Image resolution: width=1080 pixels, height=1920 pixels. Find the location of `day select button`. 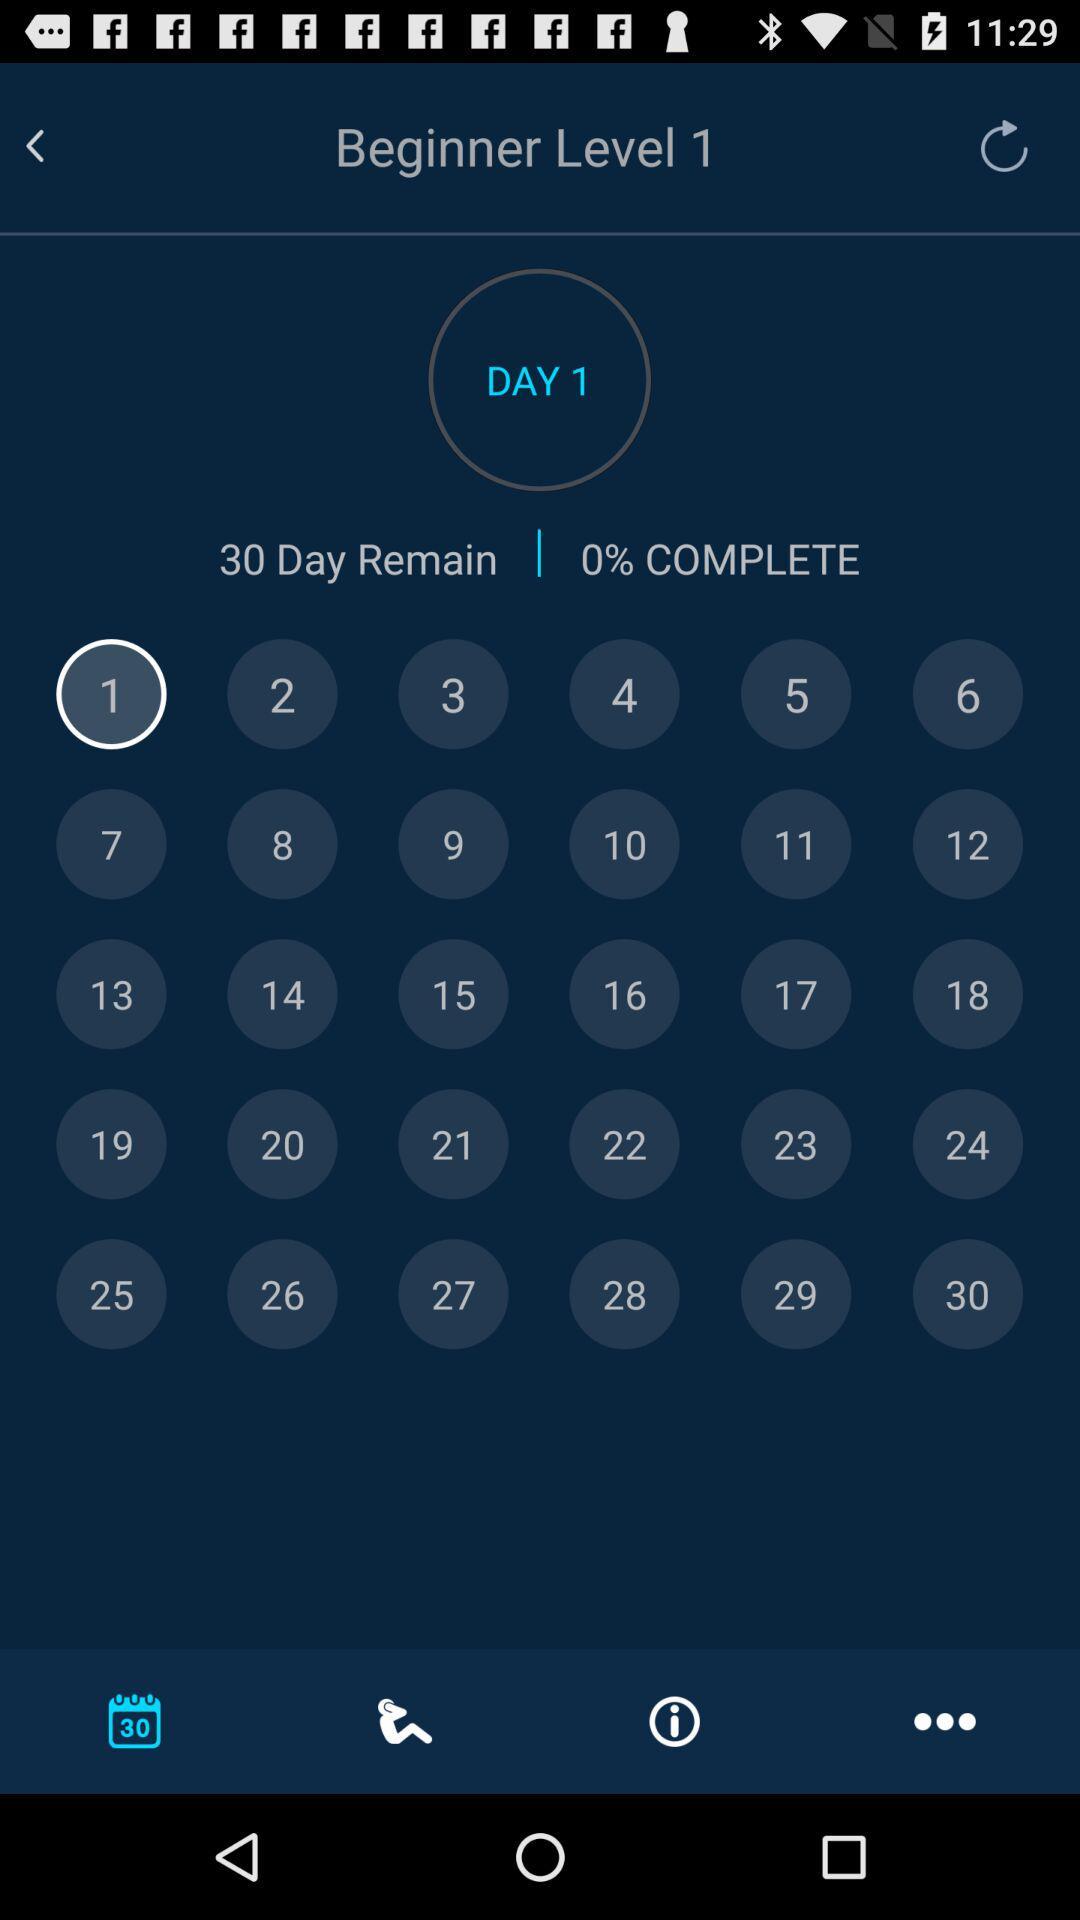

day select button is located at coordinates (623, 1294).